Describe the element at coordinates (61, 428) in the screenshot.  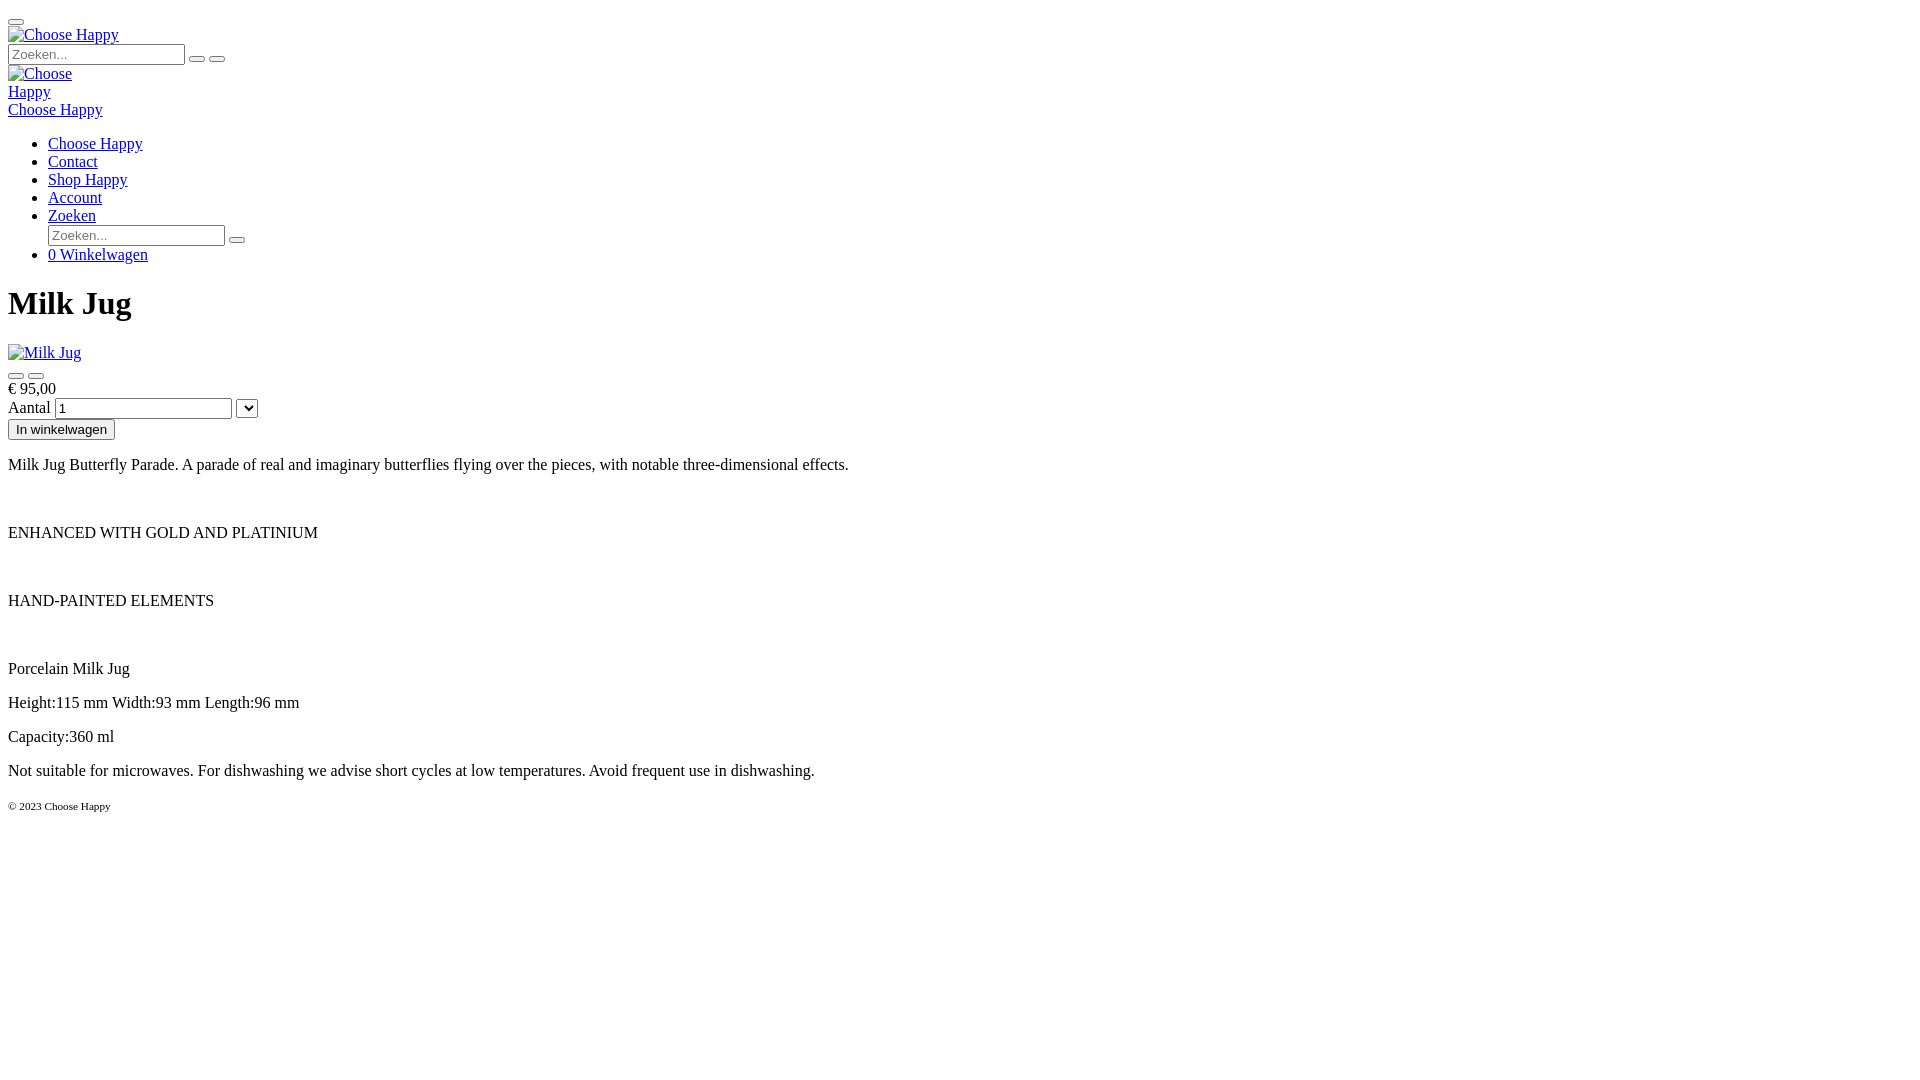
I see `'In winkelwagen'` at that location.